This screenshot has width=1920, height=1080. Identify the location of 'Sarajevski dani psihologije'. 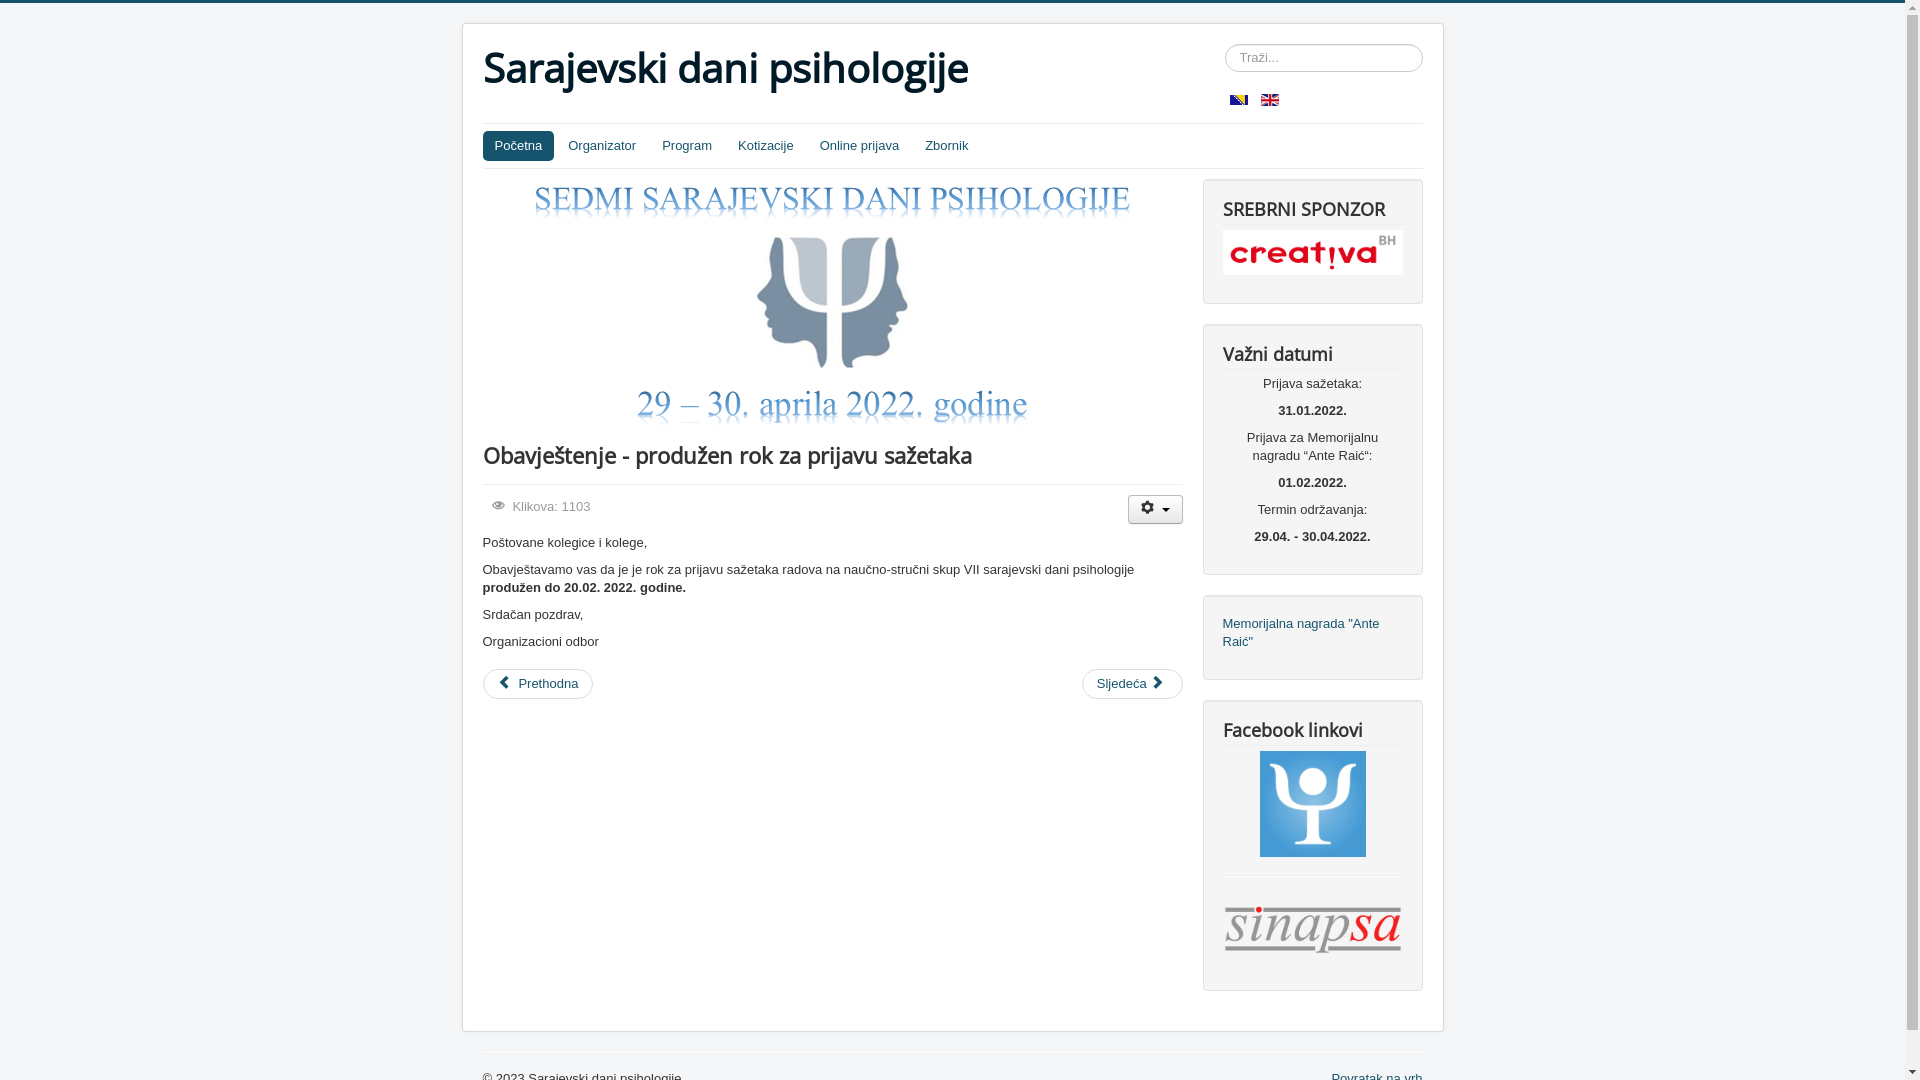
(723, 67).